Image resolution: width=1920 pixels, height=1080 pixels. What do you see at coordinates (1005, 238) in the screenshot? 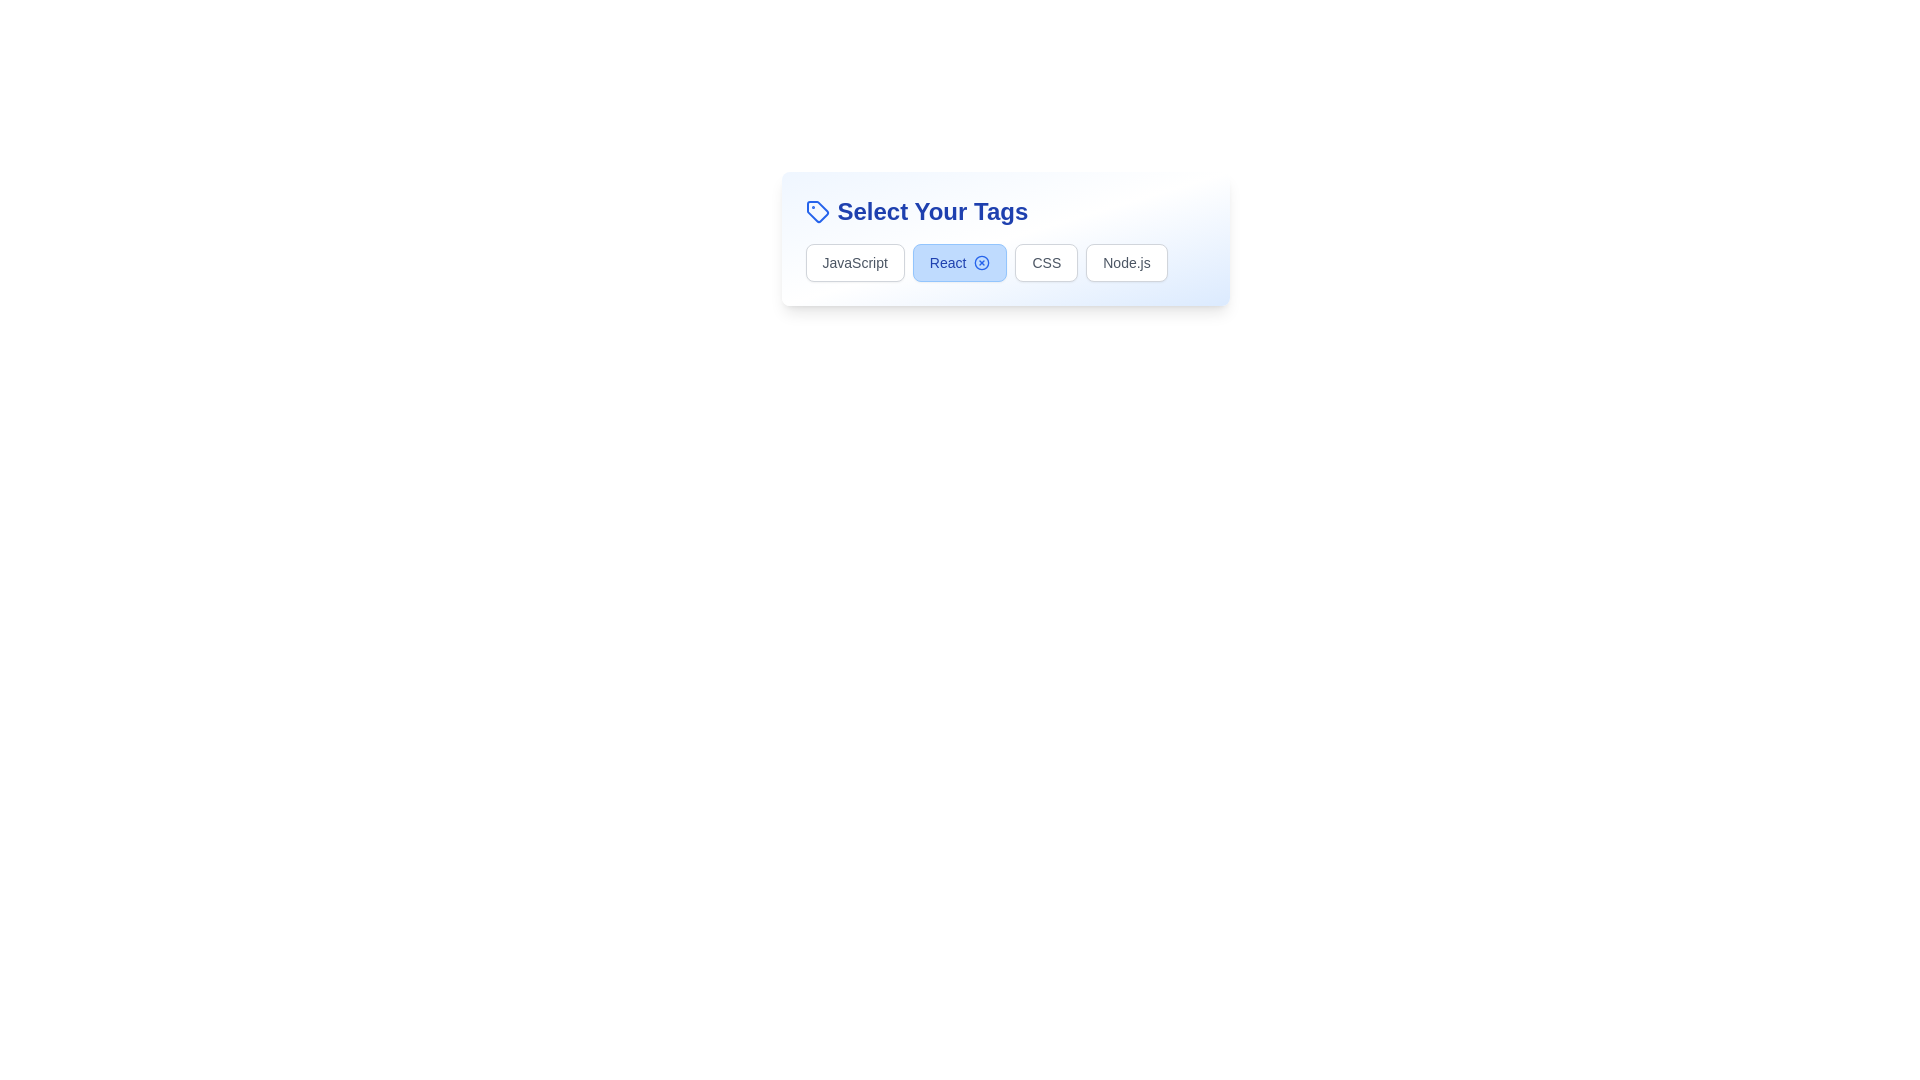
I see `the second selectable tag button below the title 'Select Your Tags'` at bounding box center [1005, 238].